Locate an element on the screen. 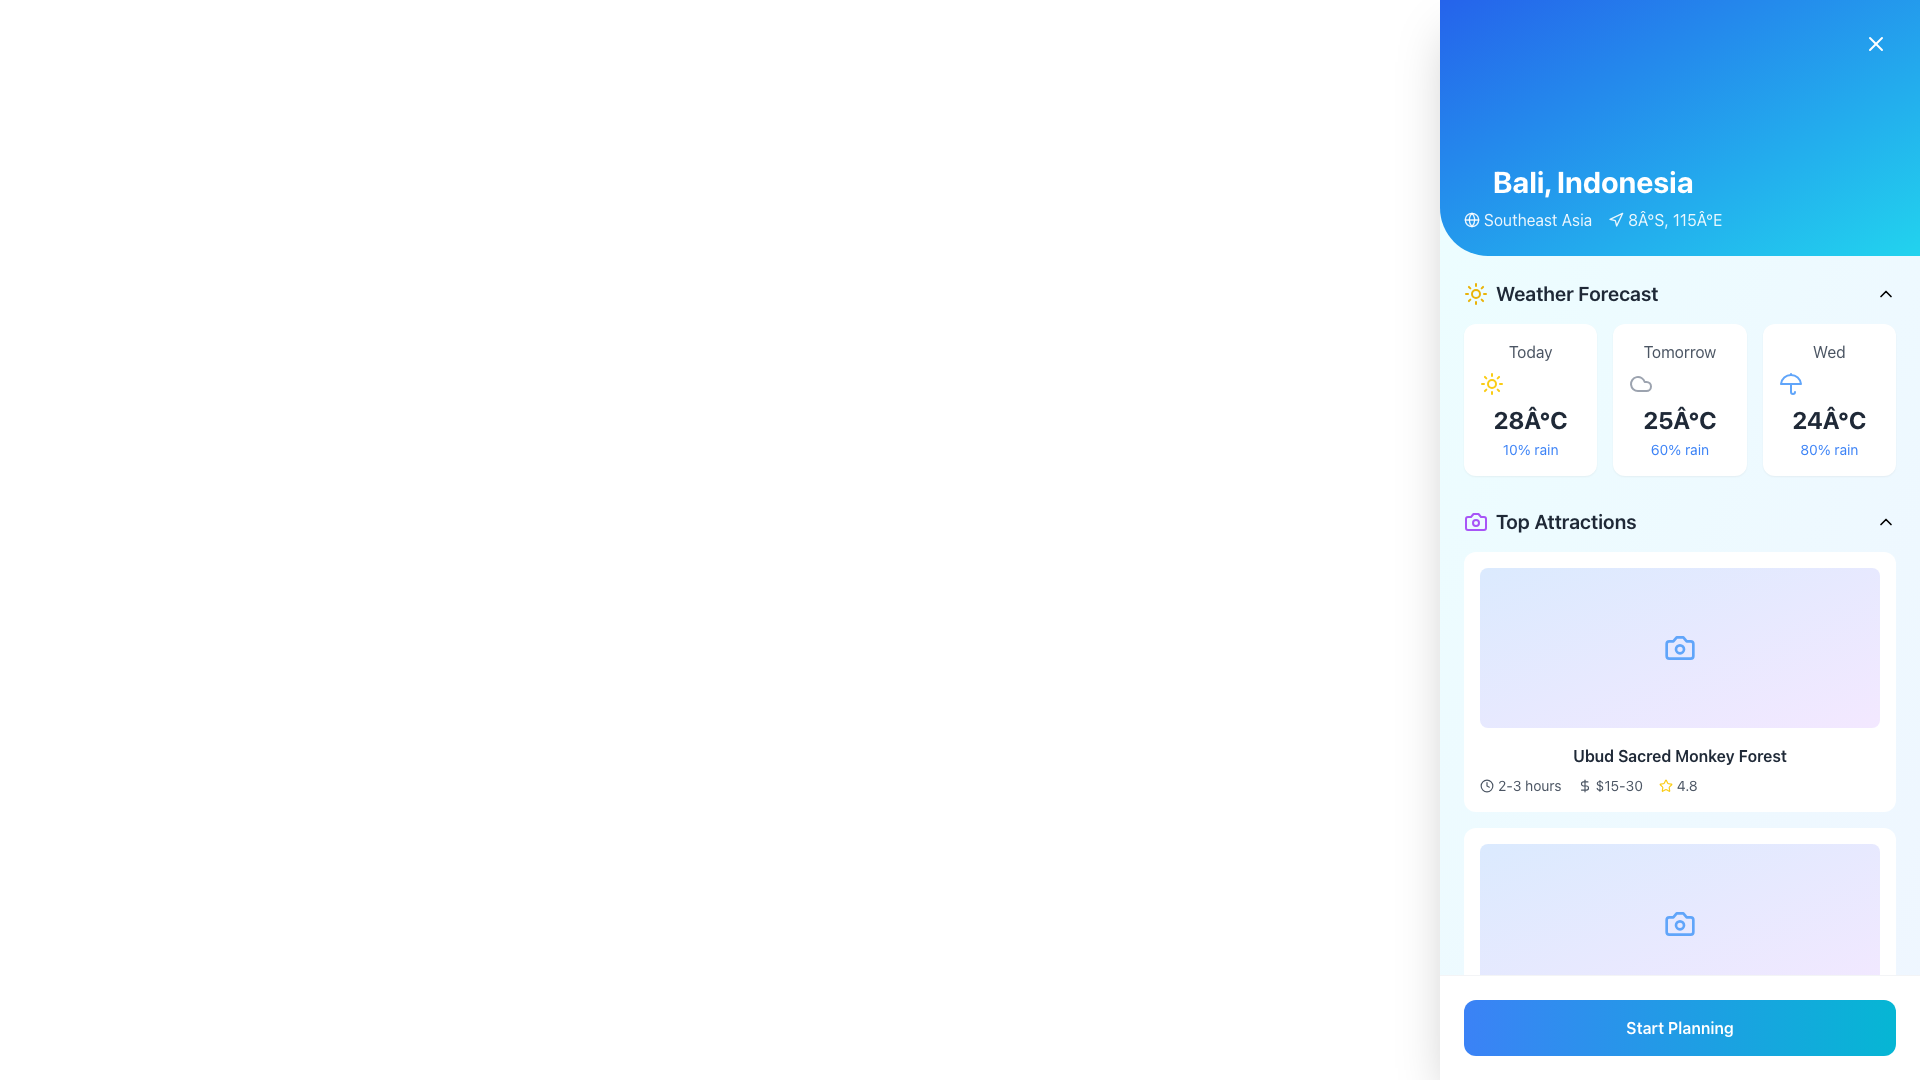 The width and height of the screenshot is (1920, 1080). the camera icon located at the top-left corner of the 'Top Attractions' section, adjacent to the section heading is located at coordinates (1476, 520).